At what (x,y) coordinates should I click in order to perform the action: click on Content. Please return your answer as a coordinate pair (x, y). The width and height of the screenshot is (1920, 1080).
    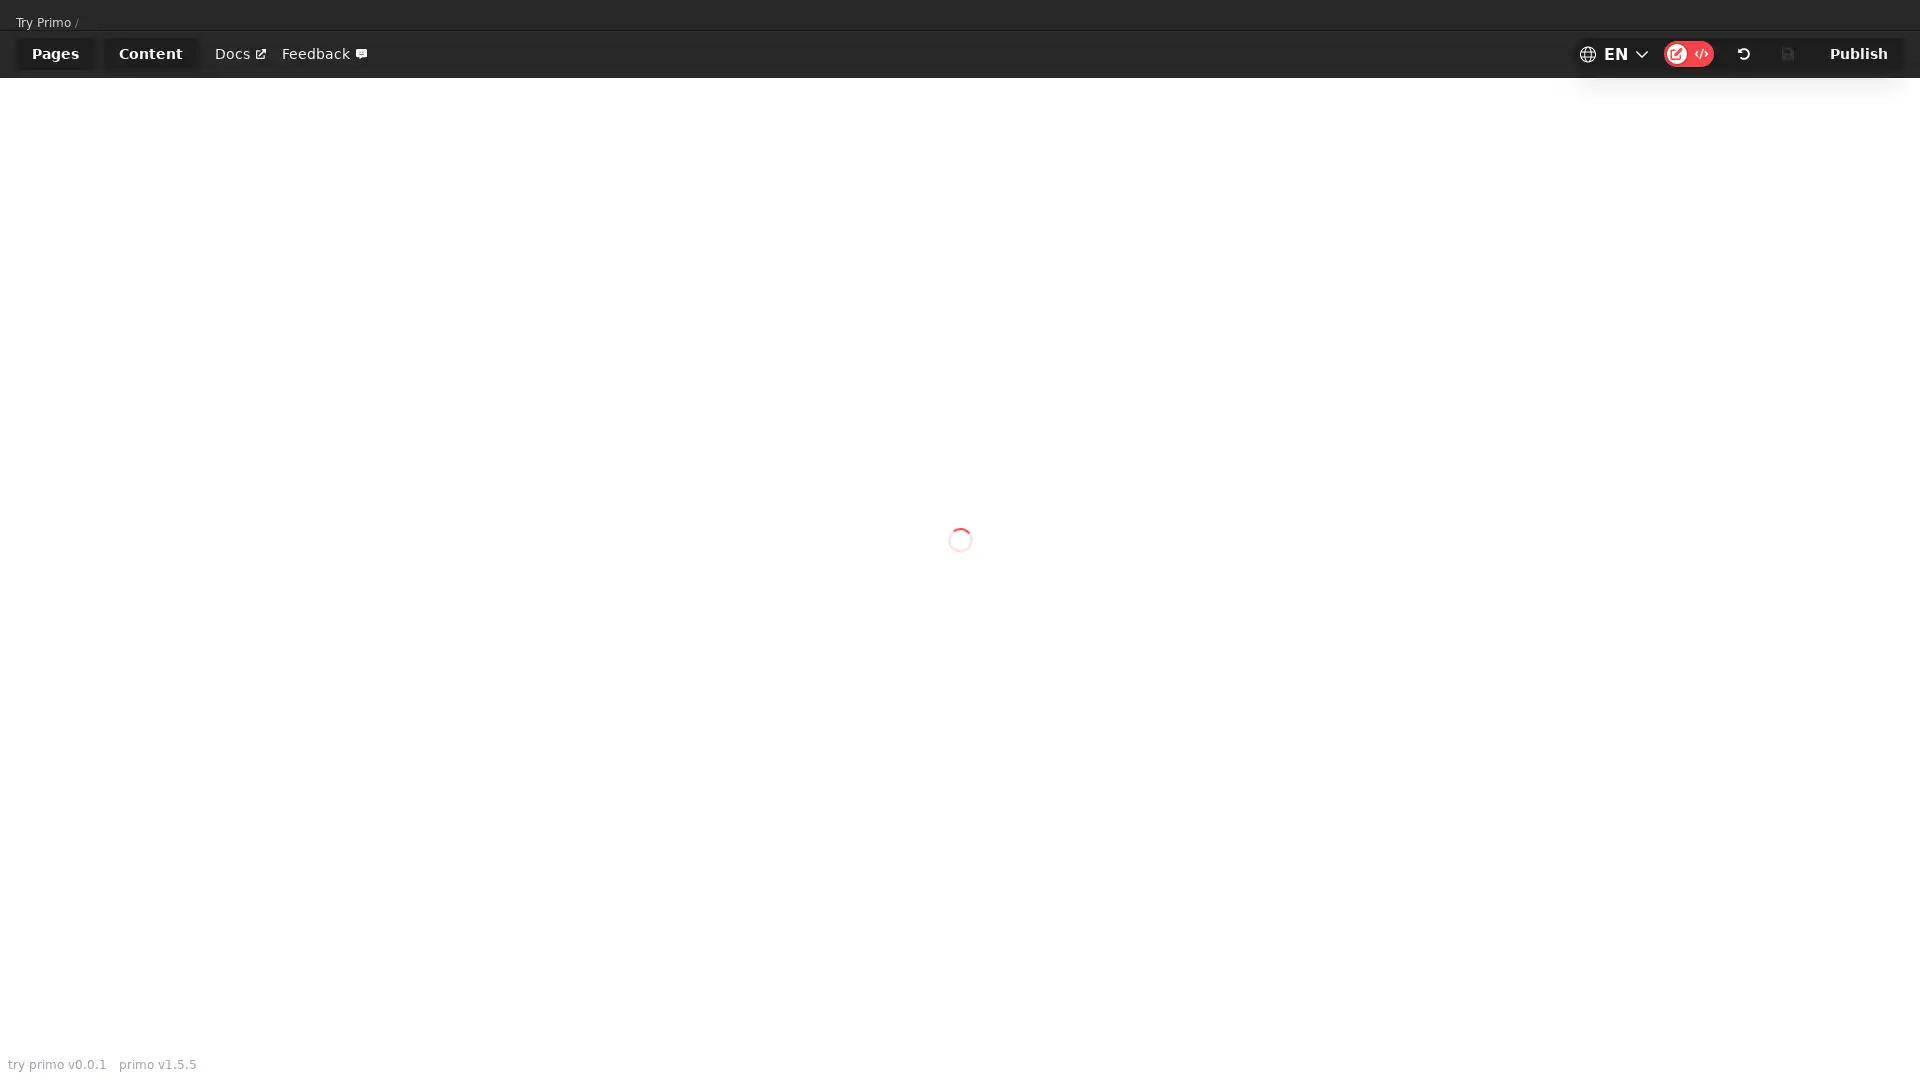
    Looking at the image, I should click on (149, 53).